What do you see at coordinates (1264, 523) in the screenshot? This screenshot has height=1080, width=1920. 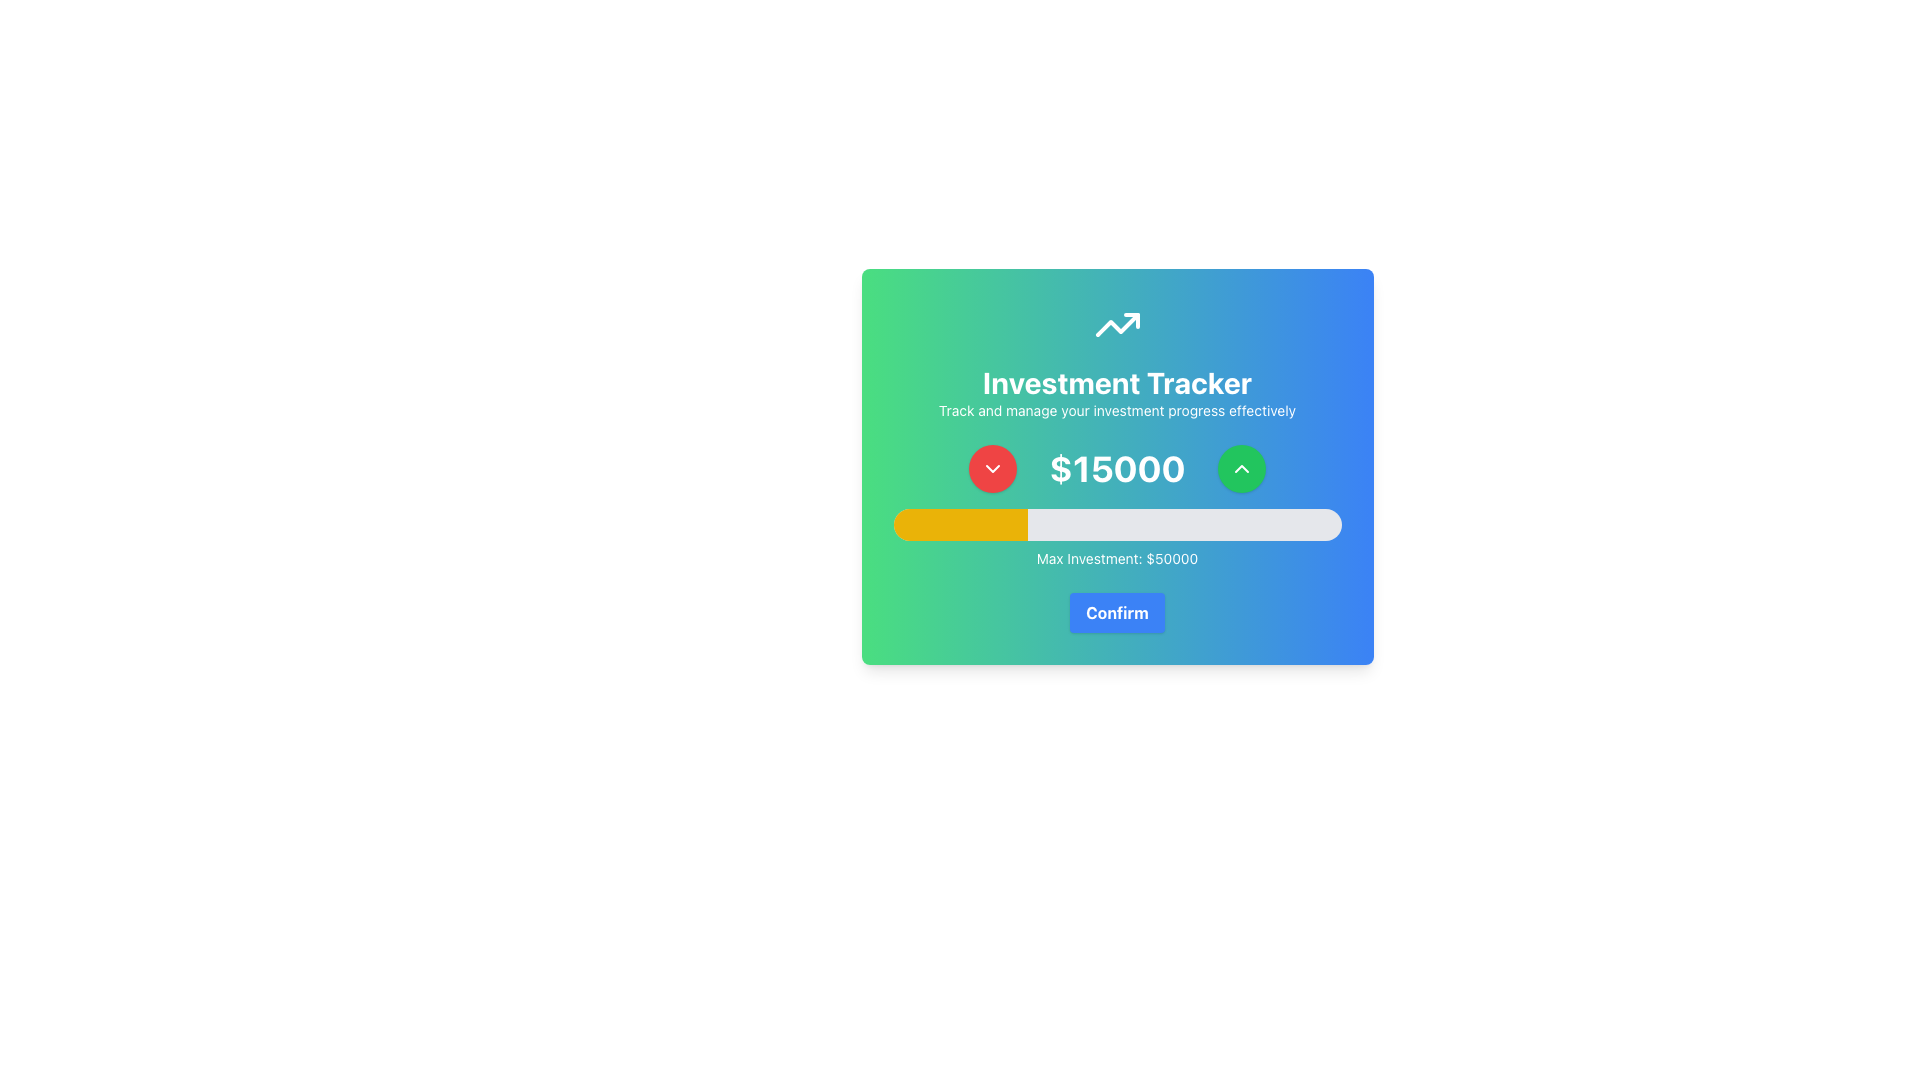 I see `progress` at bounding box center [1264, 523].